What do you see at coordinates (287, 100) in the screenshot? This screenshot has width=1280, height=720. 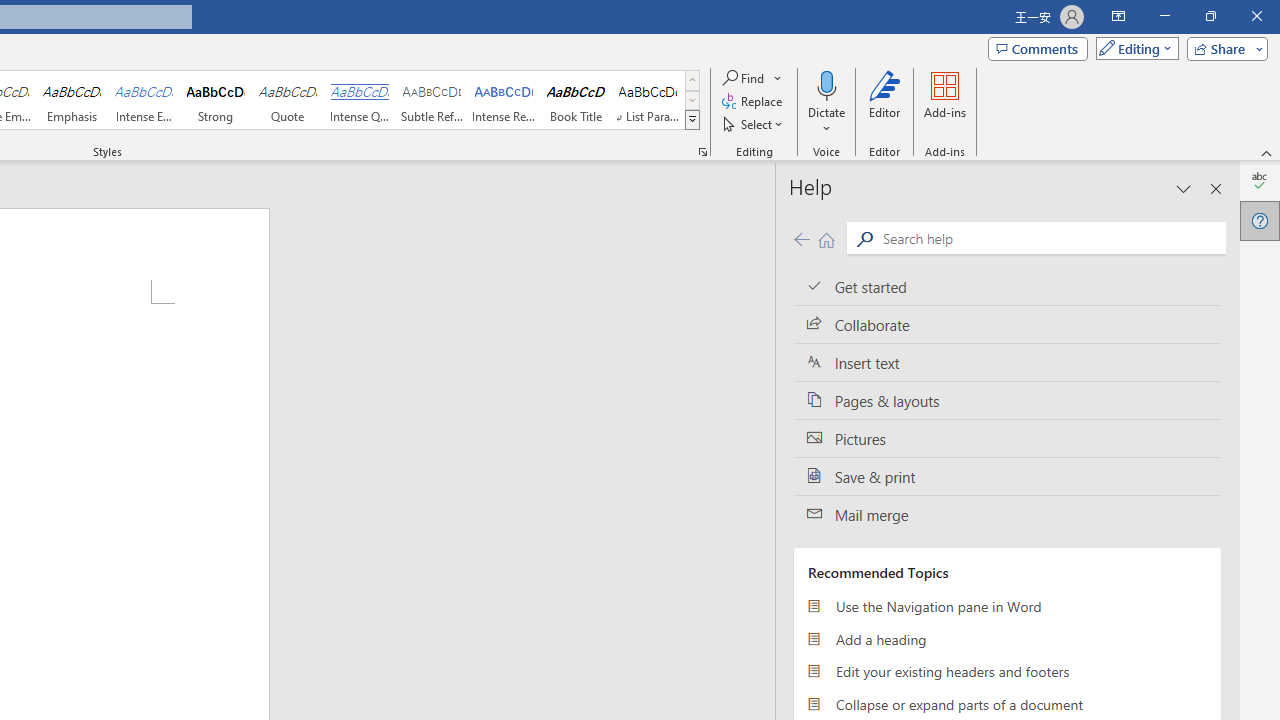 I see `'Quote'` at bounding box center [287, 100].